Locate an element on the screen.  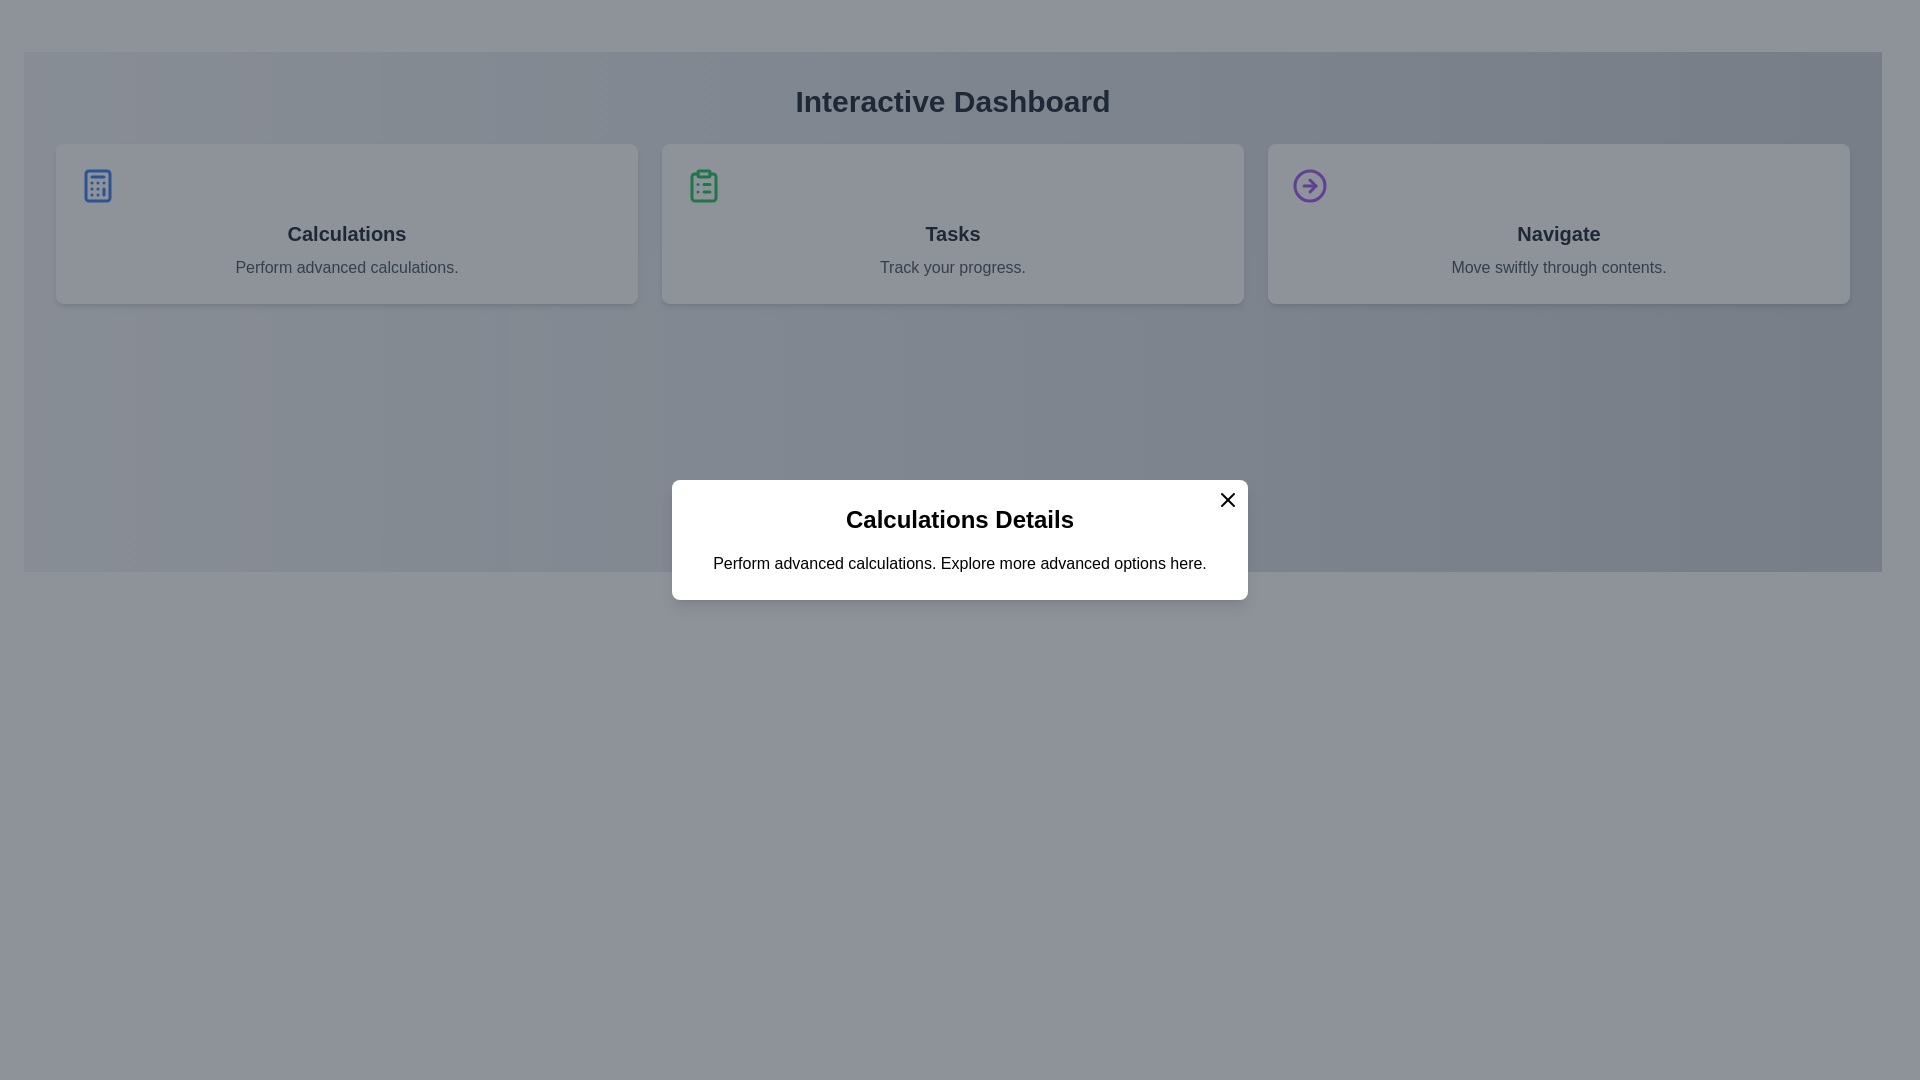
the bold, large-font heading text 'Calculations Details', which is prominently displayed in black within a white rounded rectangular box at the bottom of the viewport is located at coordinates (960, 519).